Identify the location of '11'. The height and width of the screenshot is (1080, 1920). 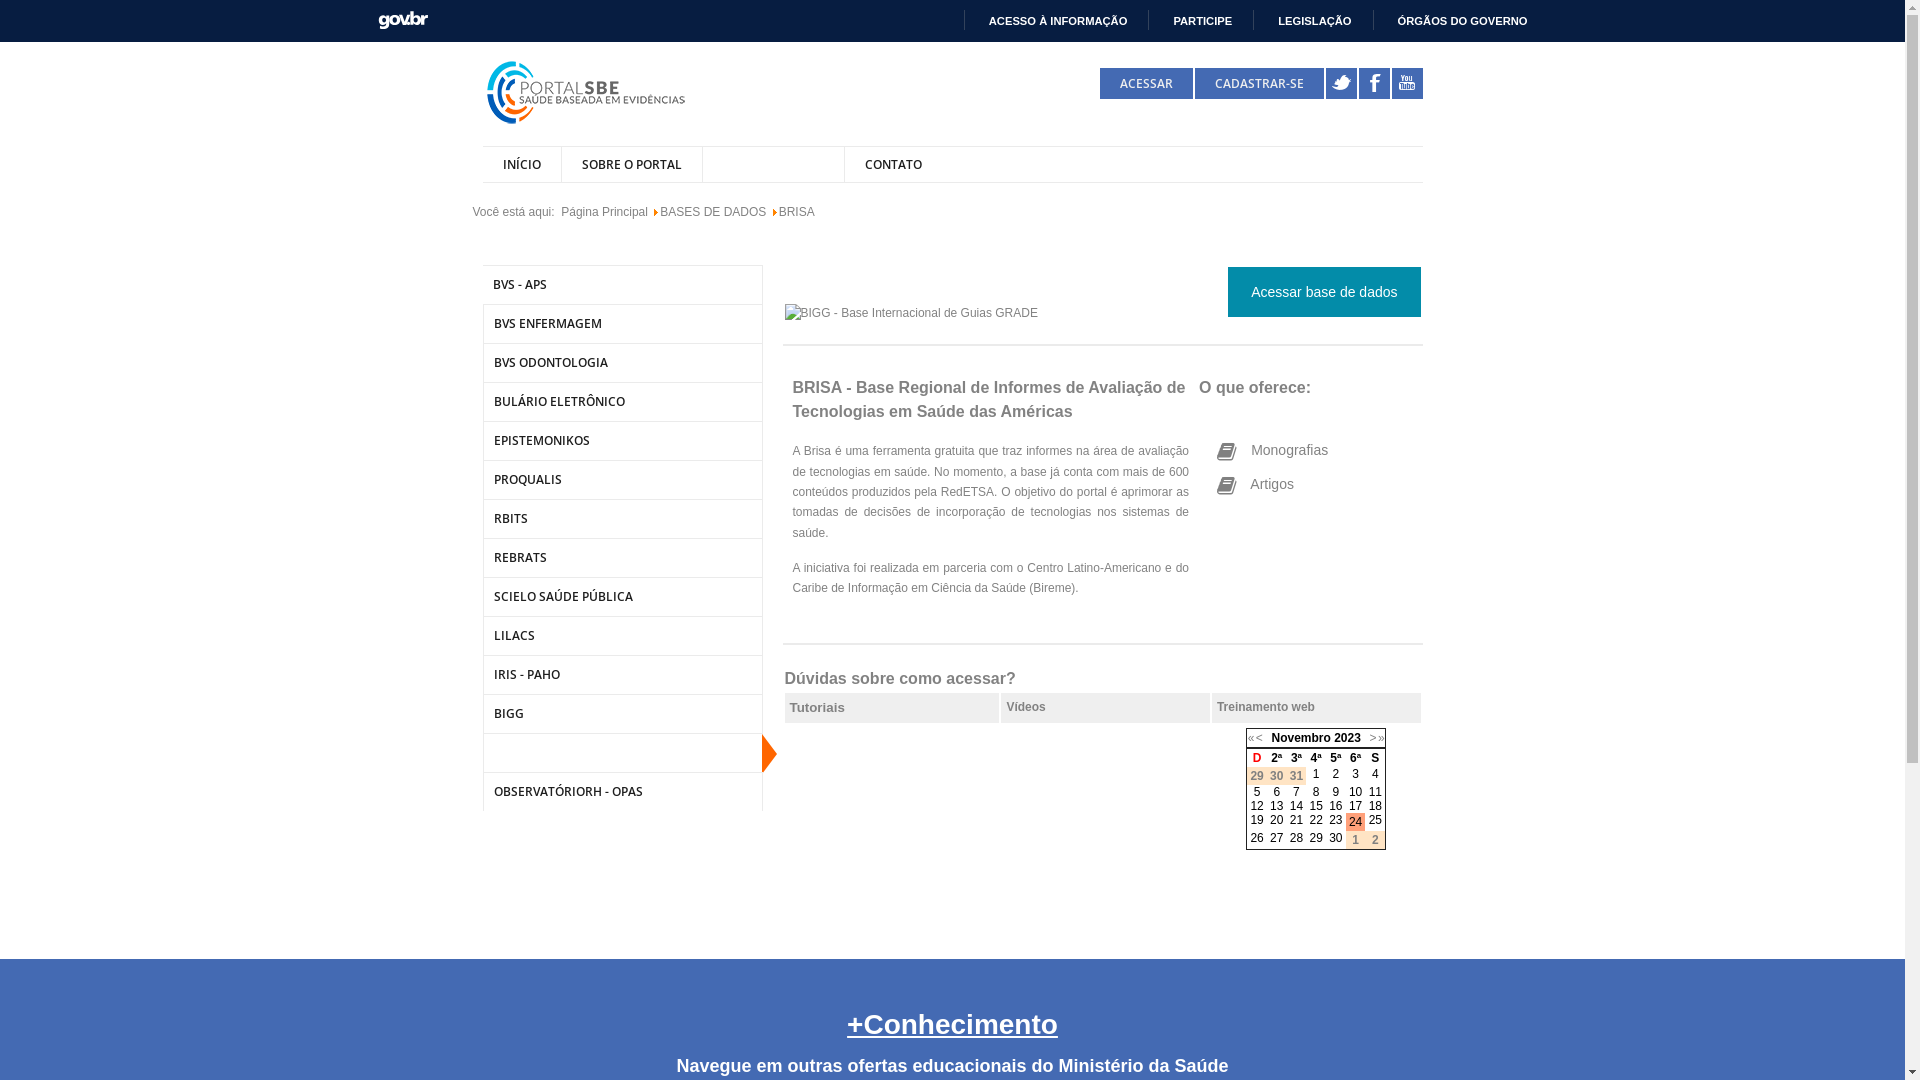
(1374, 790).